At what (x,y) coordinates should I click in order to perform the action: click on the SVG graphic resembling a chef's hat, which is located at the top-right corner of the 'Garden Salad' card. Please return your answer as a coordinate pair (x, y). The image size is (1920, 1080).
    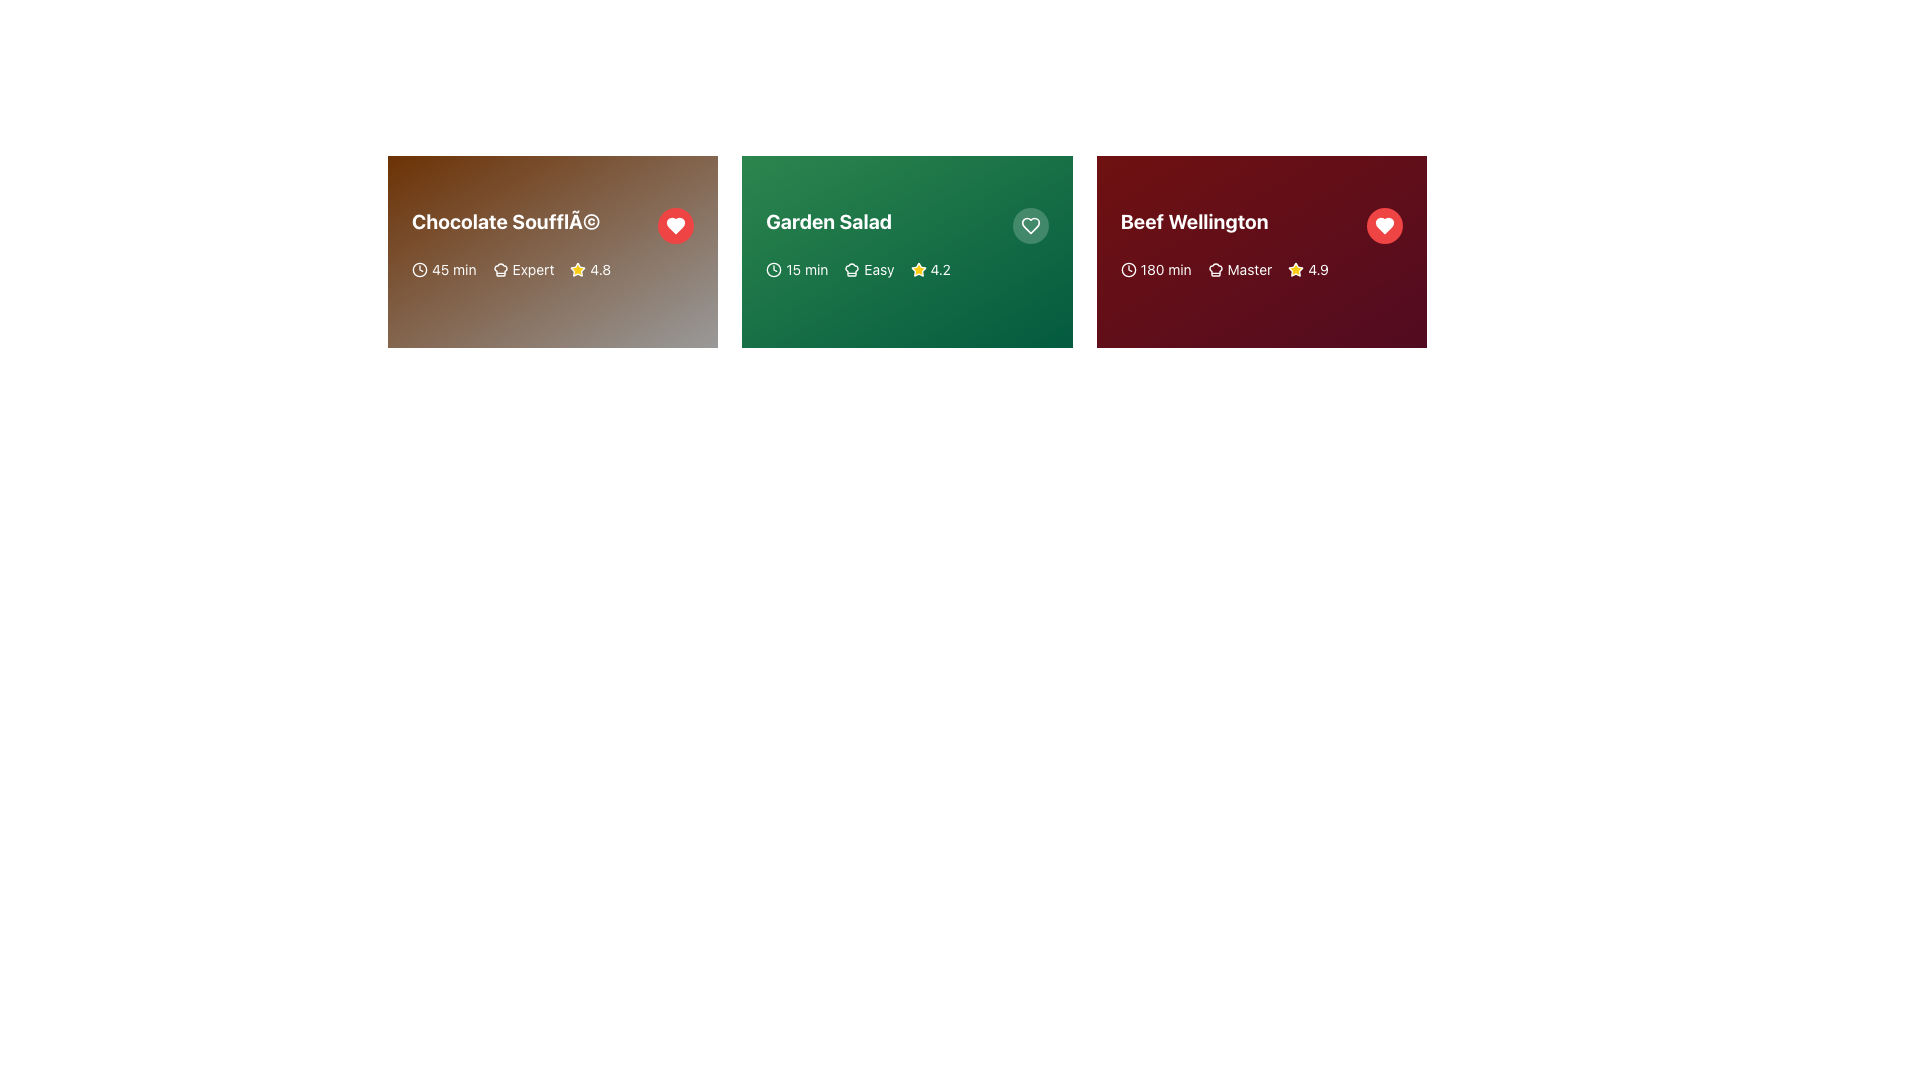
    Looking at the image, I should click on (852, 270).